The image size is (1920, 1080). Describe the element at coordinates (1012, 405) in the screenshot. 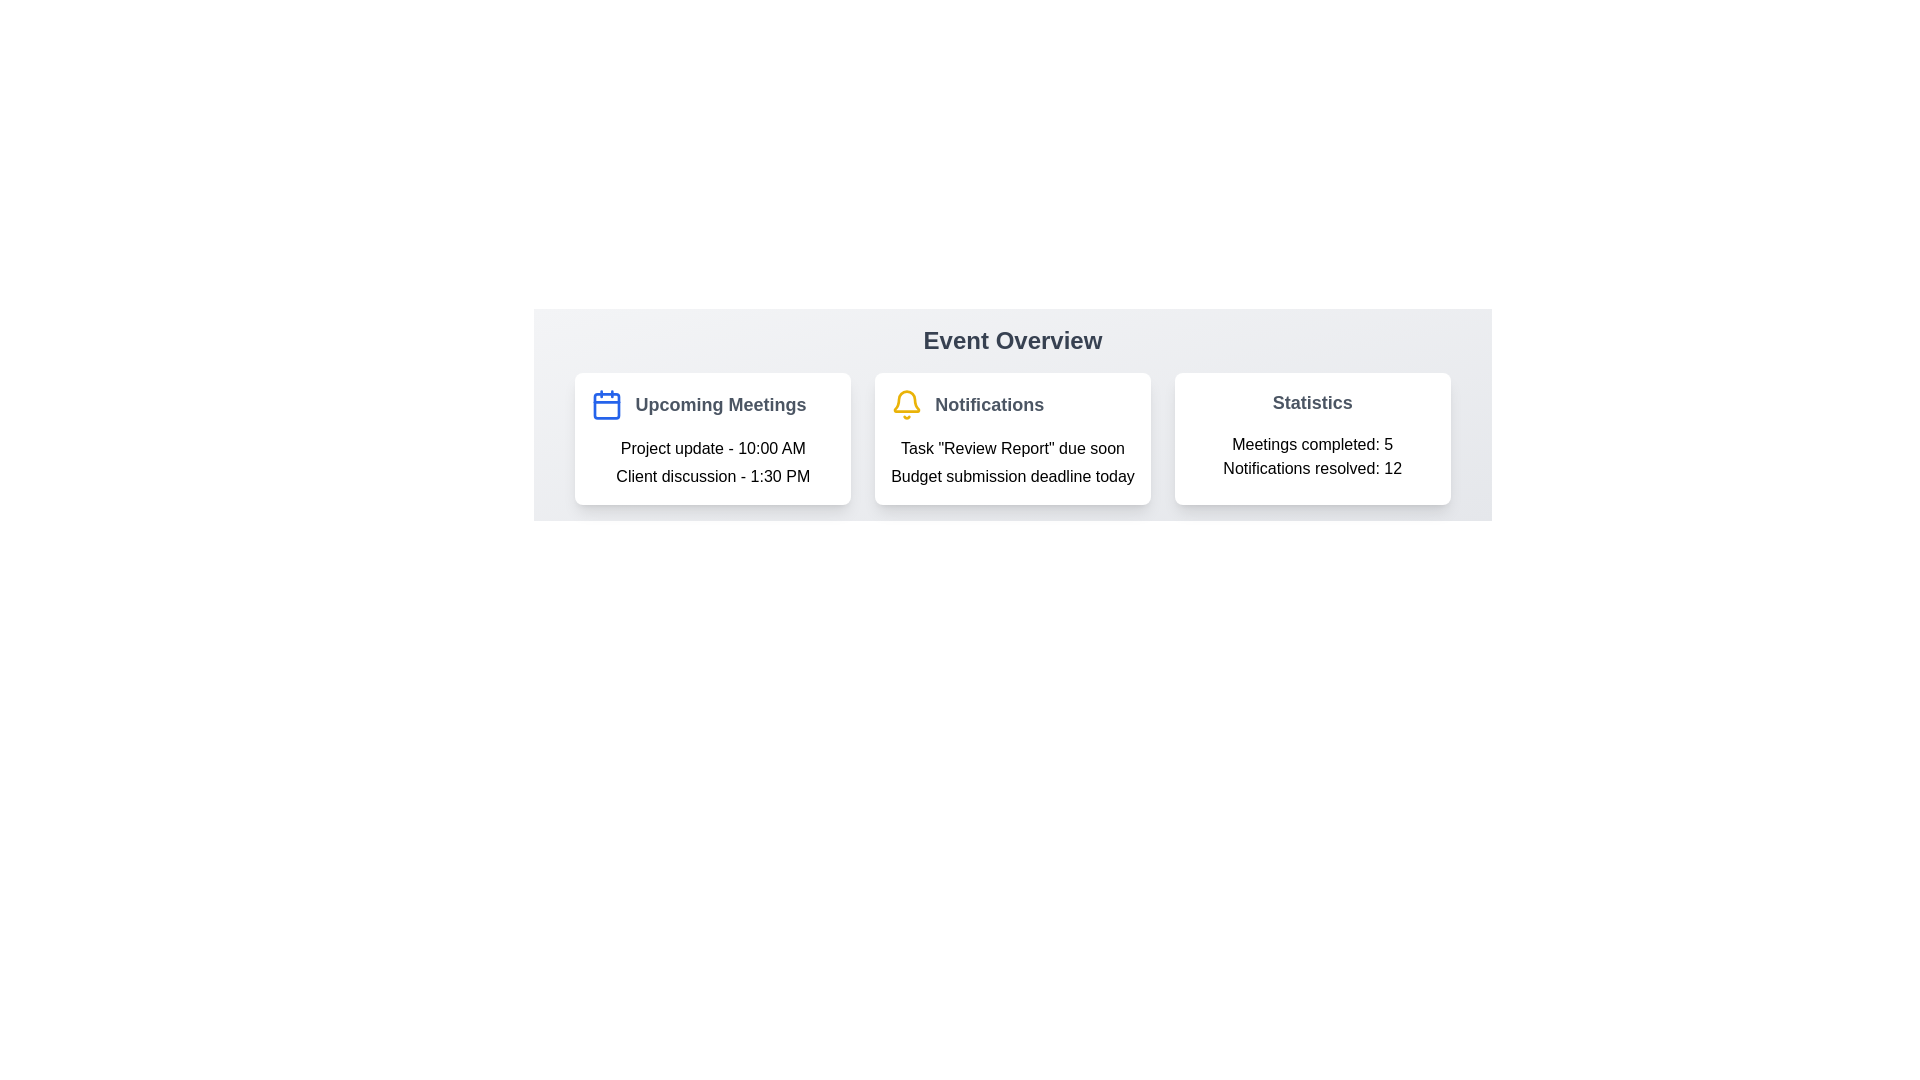

I see `the 'Notifications' label with the bell icon, which is located in the second card of the 'Event Overview' section` at that location.